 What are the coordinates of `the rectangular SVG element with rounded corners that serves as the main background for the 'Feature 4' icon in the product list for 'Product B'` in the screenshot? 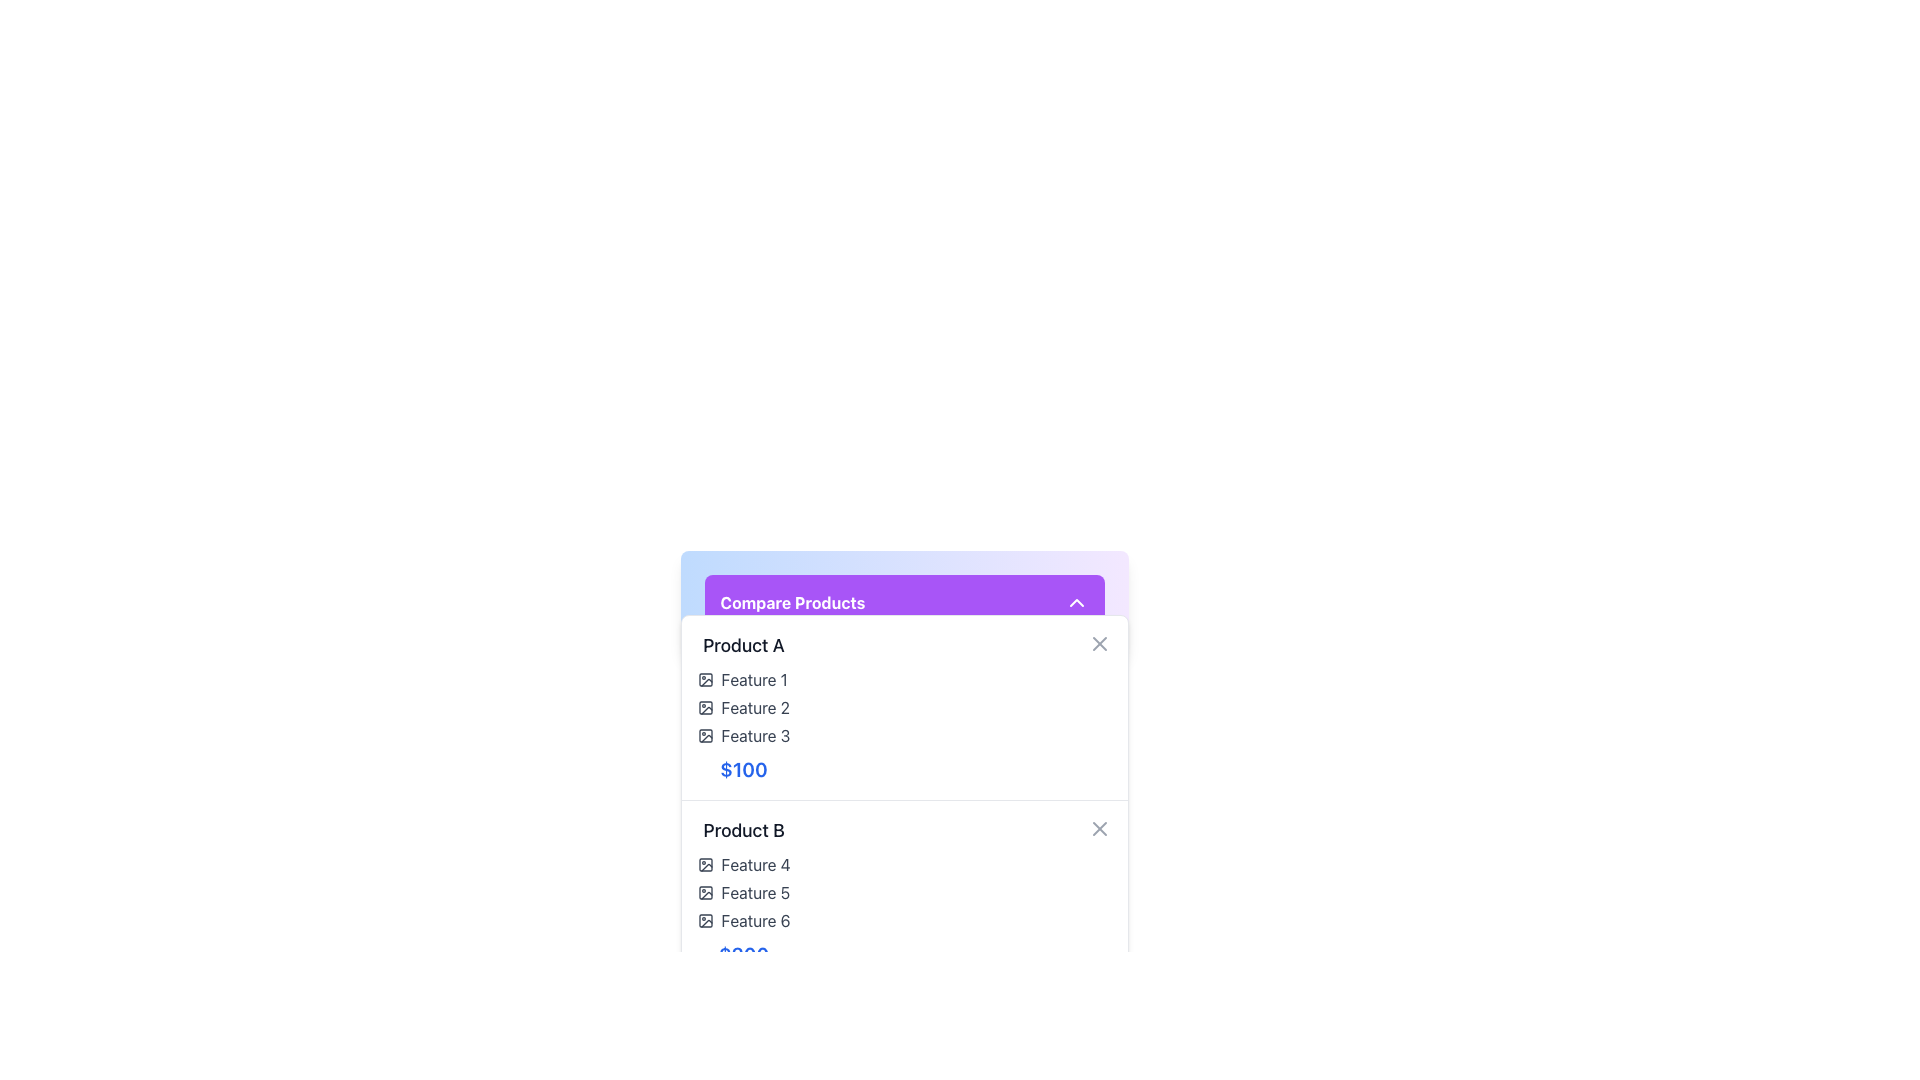 It's located at (705, 863).